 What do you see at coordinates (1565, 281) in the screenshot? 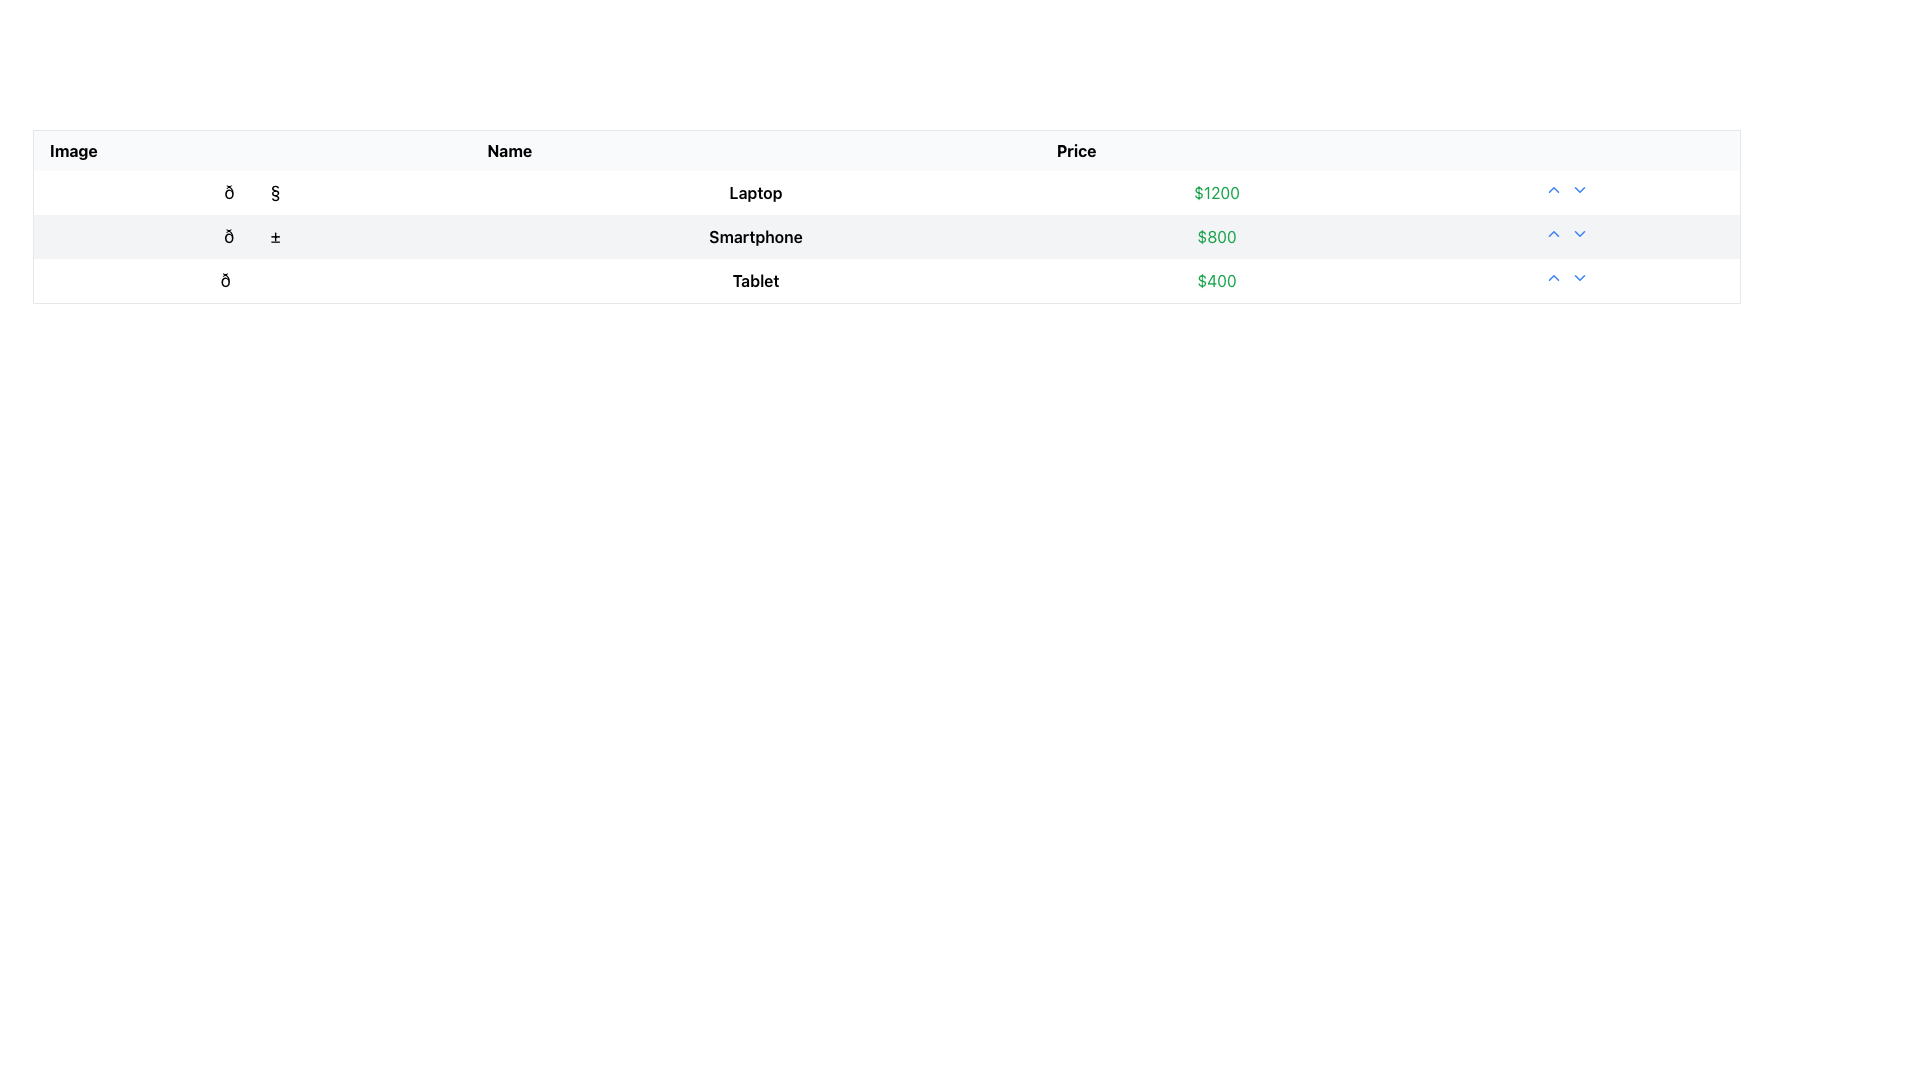
I see `the interactive button pair for ordering or prioritization located at the far-right end of the row corresponding to the 'Tablet' item, positioned to the right of the '$400' price value` at bounding box center [1565, 281].